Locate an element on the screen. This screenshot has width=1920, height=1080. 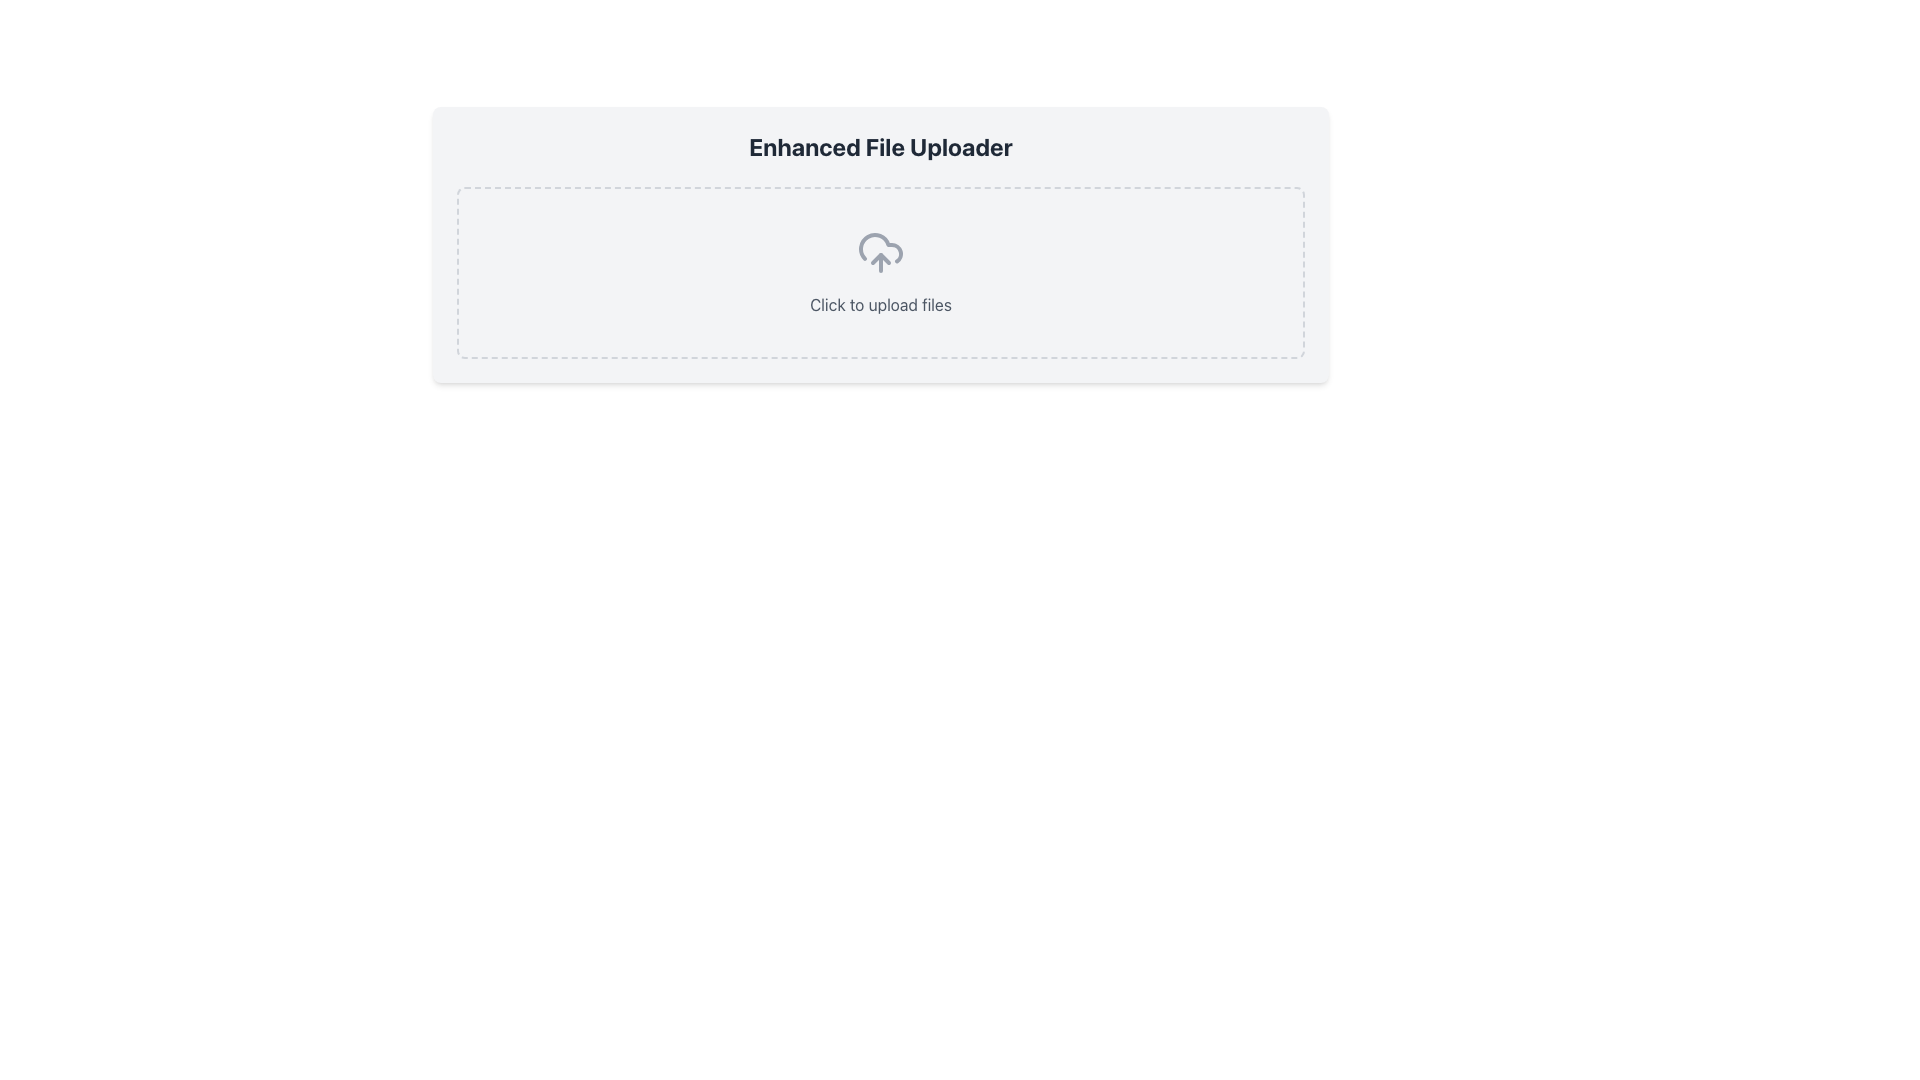
the cloud upload icon is located at coordinates (880, 252).